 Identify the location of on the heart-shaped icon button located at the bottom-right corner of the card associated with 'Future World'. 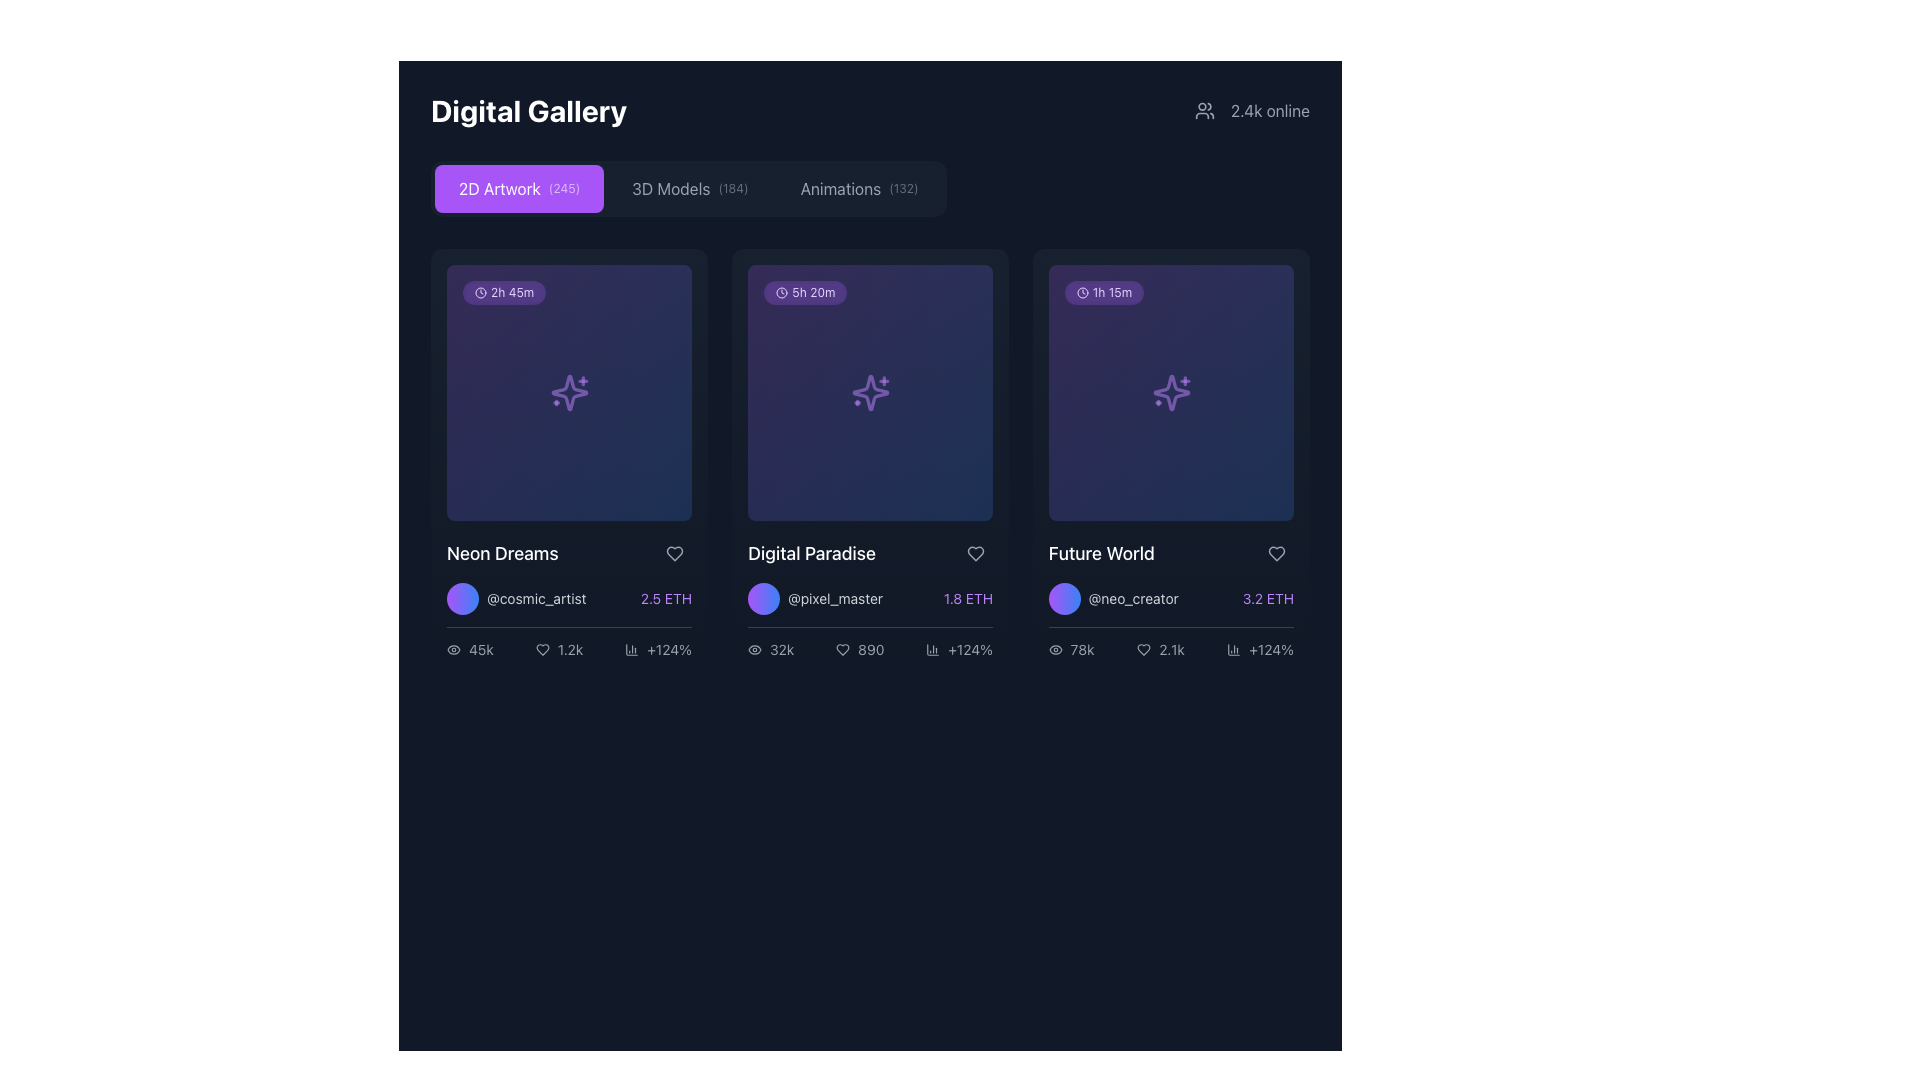
(1275, 554).